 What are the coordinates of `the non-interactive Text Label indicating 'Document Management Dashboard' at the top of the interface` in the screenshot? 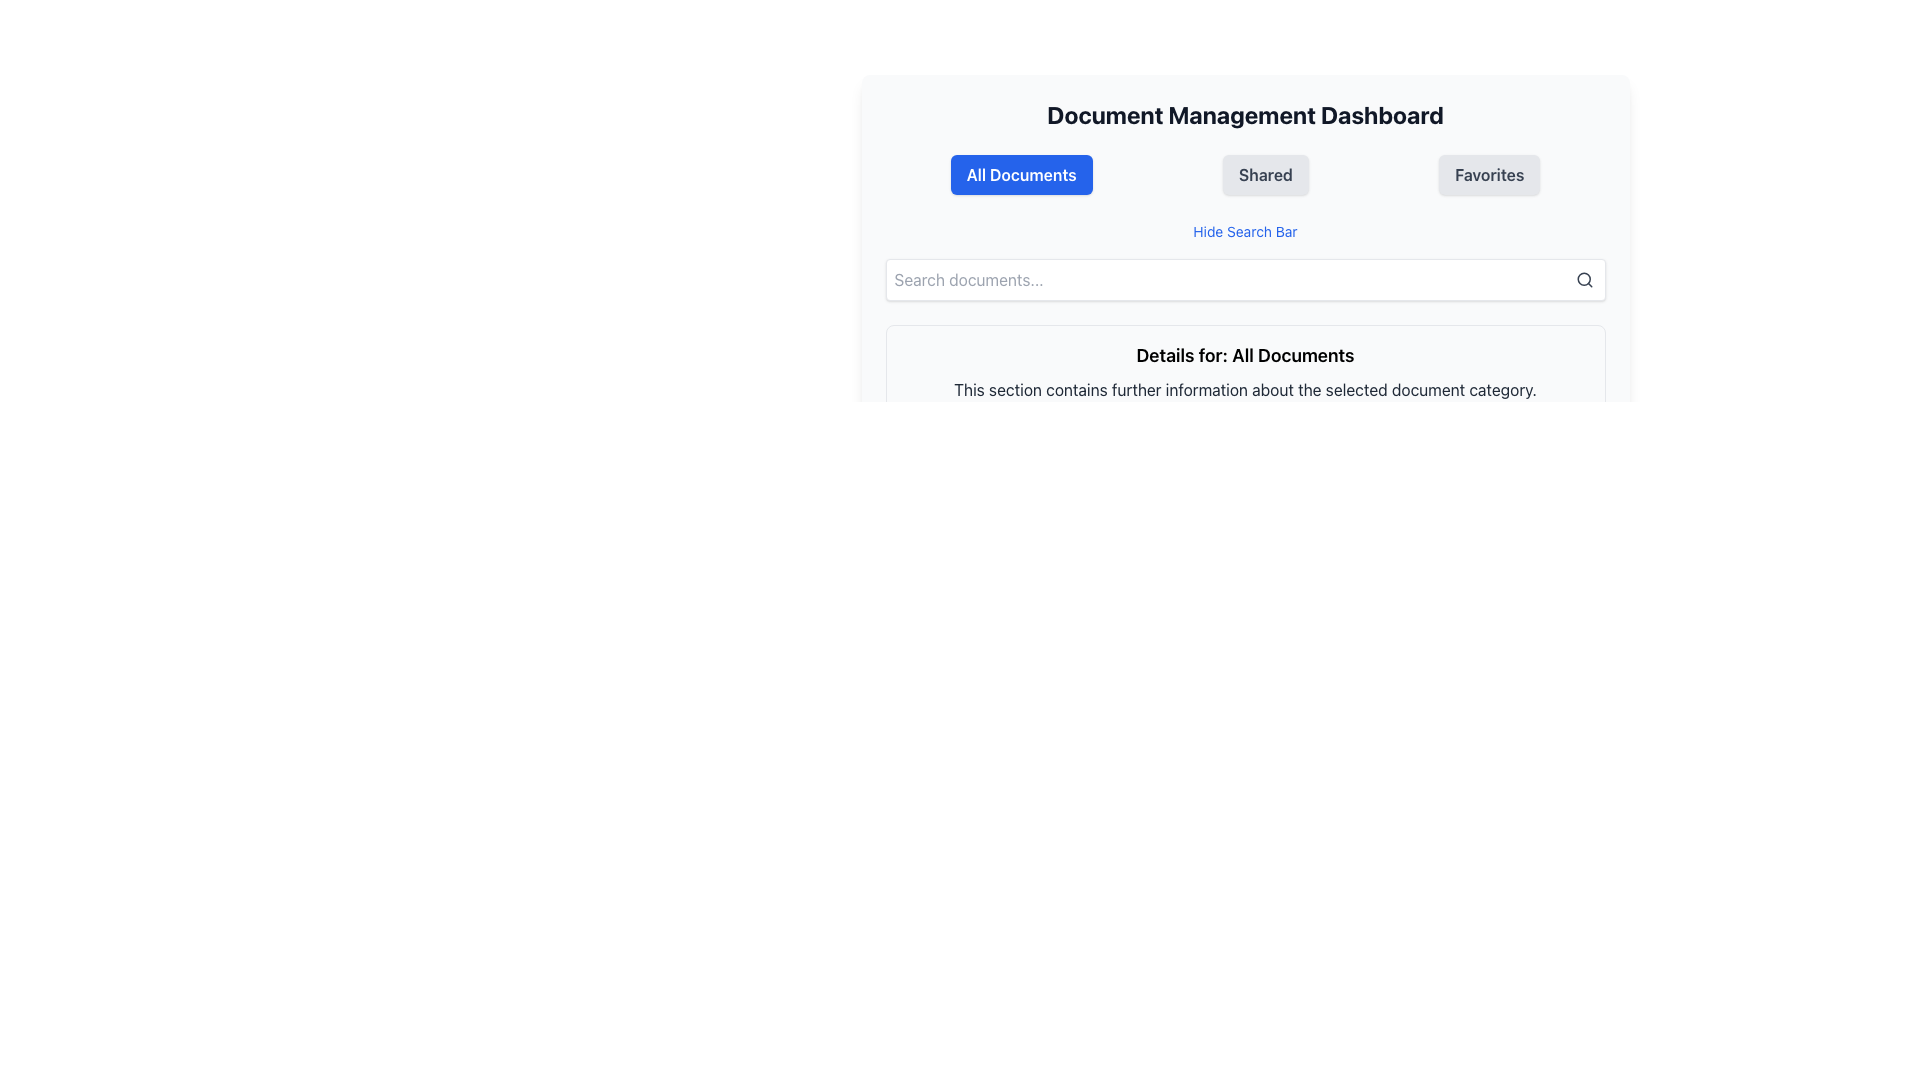 It's located at (1244, 115).